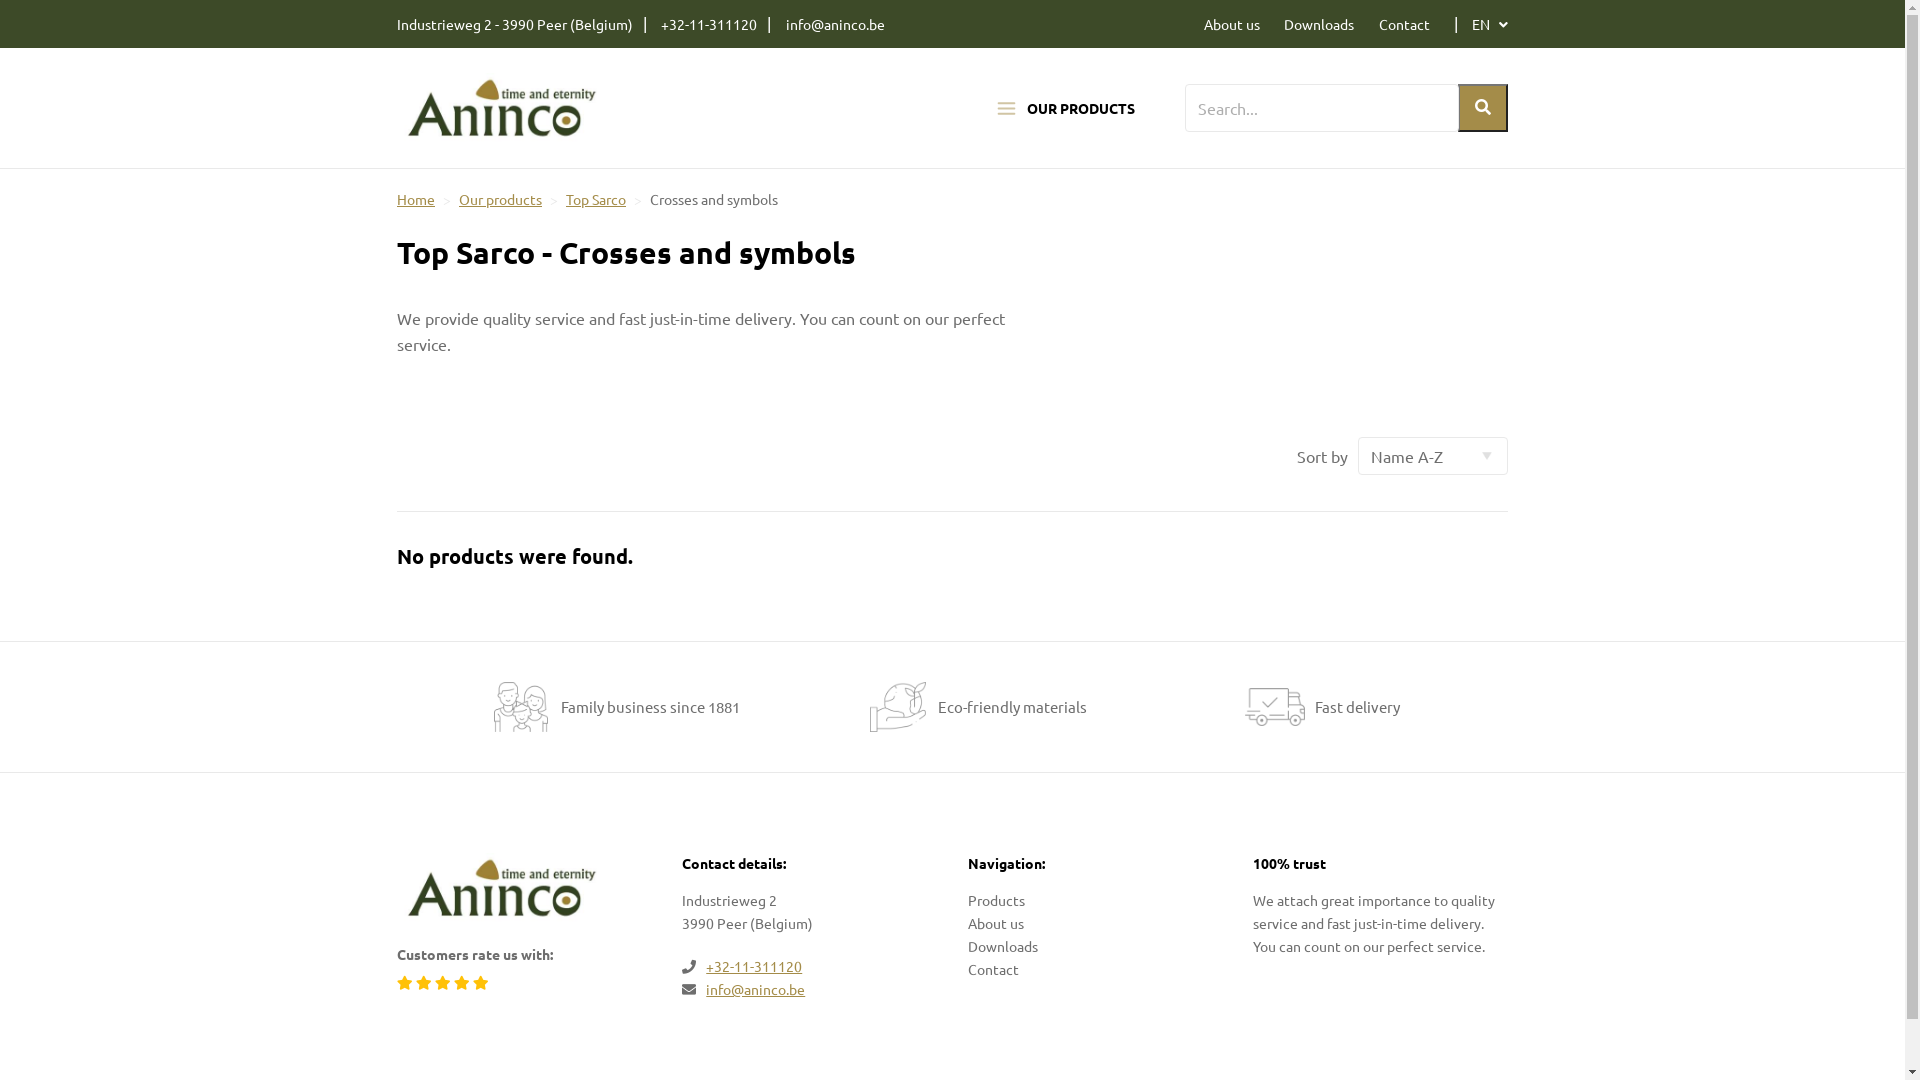 This screenshot has height=1080, width=1920. What do you see at coordinates (752, 964) in the screenshot?
I see `'+32-11-311120'` at bounding box center [752, 964].